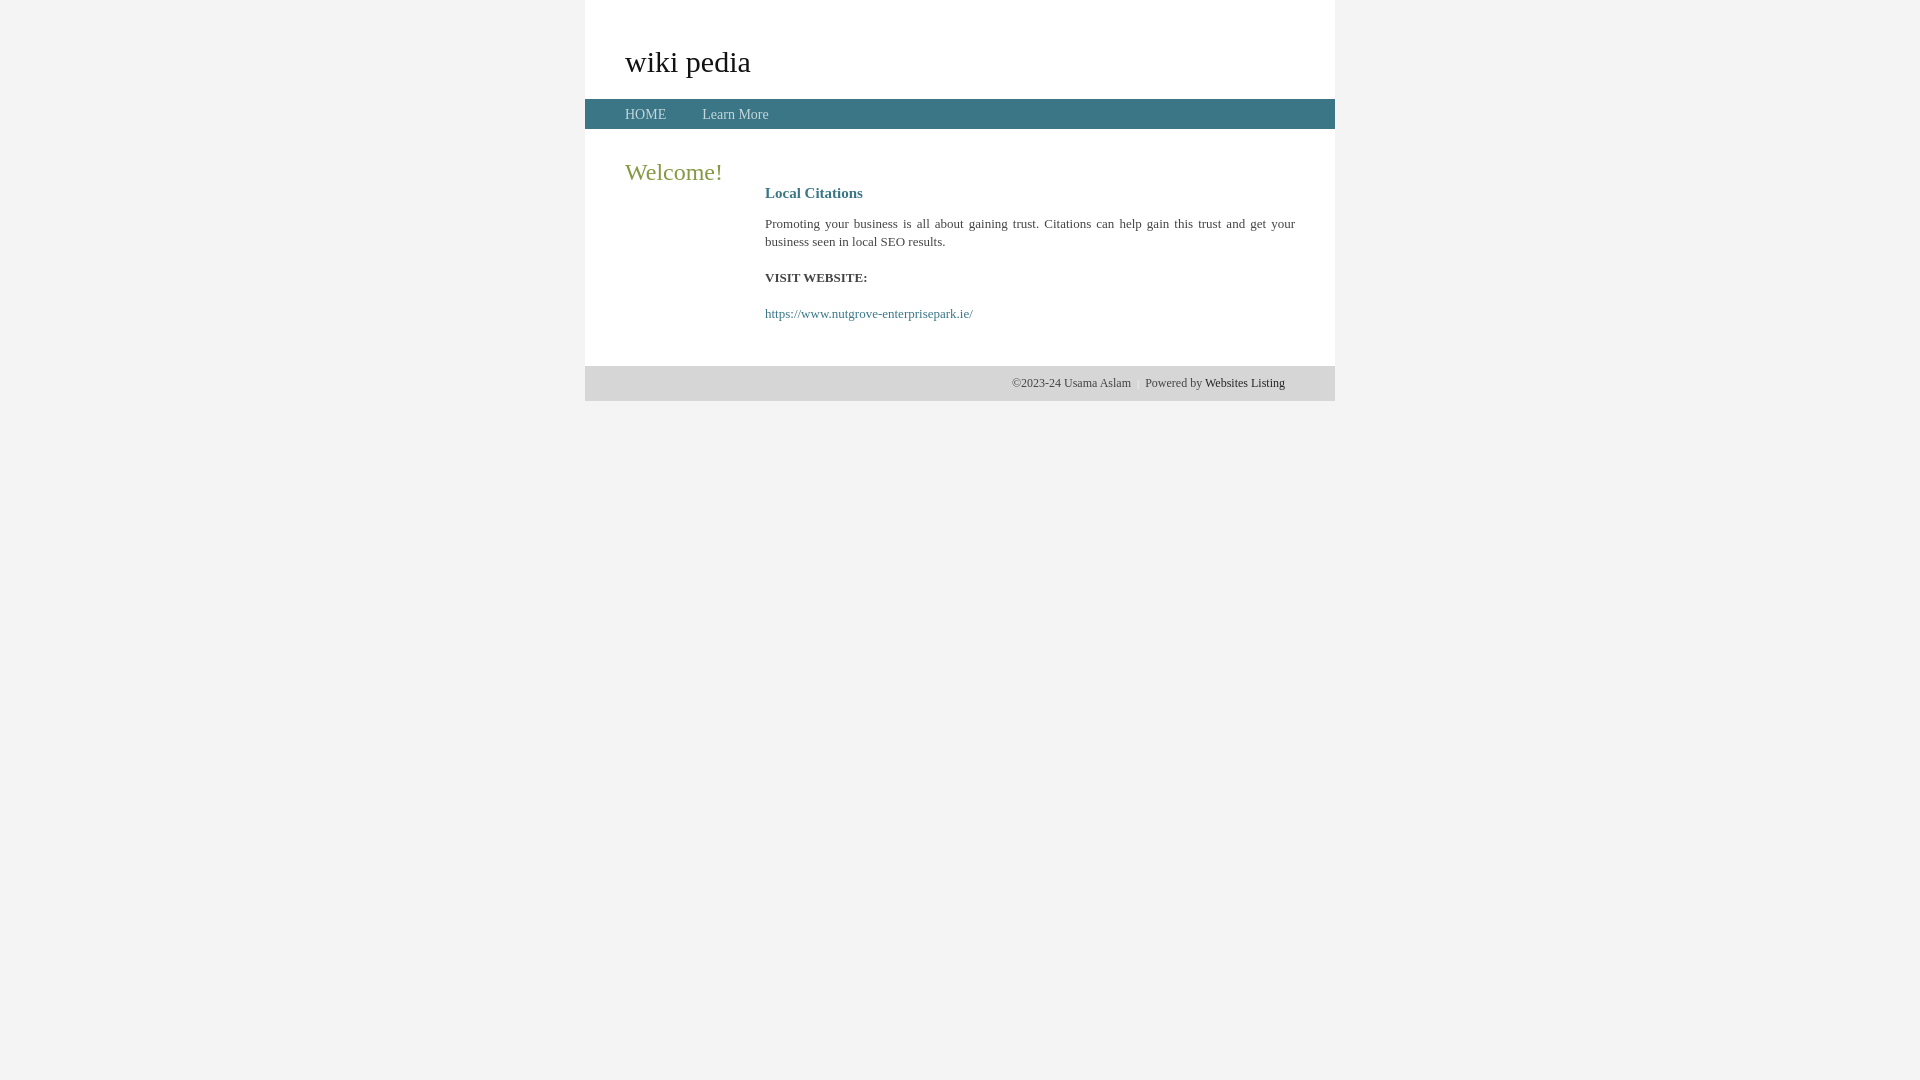  Describe the element at coordinates (701, 114) in the screenshot. I see `'Learn More'` at that location.